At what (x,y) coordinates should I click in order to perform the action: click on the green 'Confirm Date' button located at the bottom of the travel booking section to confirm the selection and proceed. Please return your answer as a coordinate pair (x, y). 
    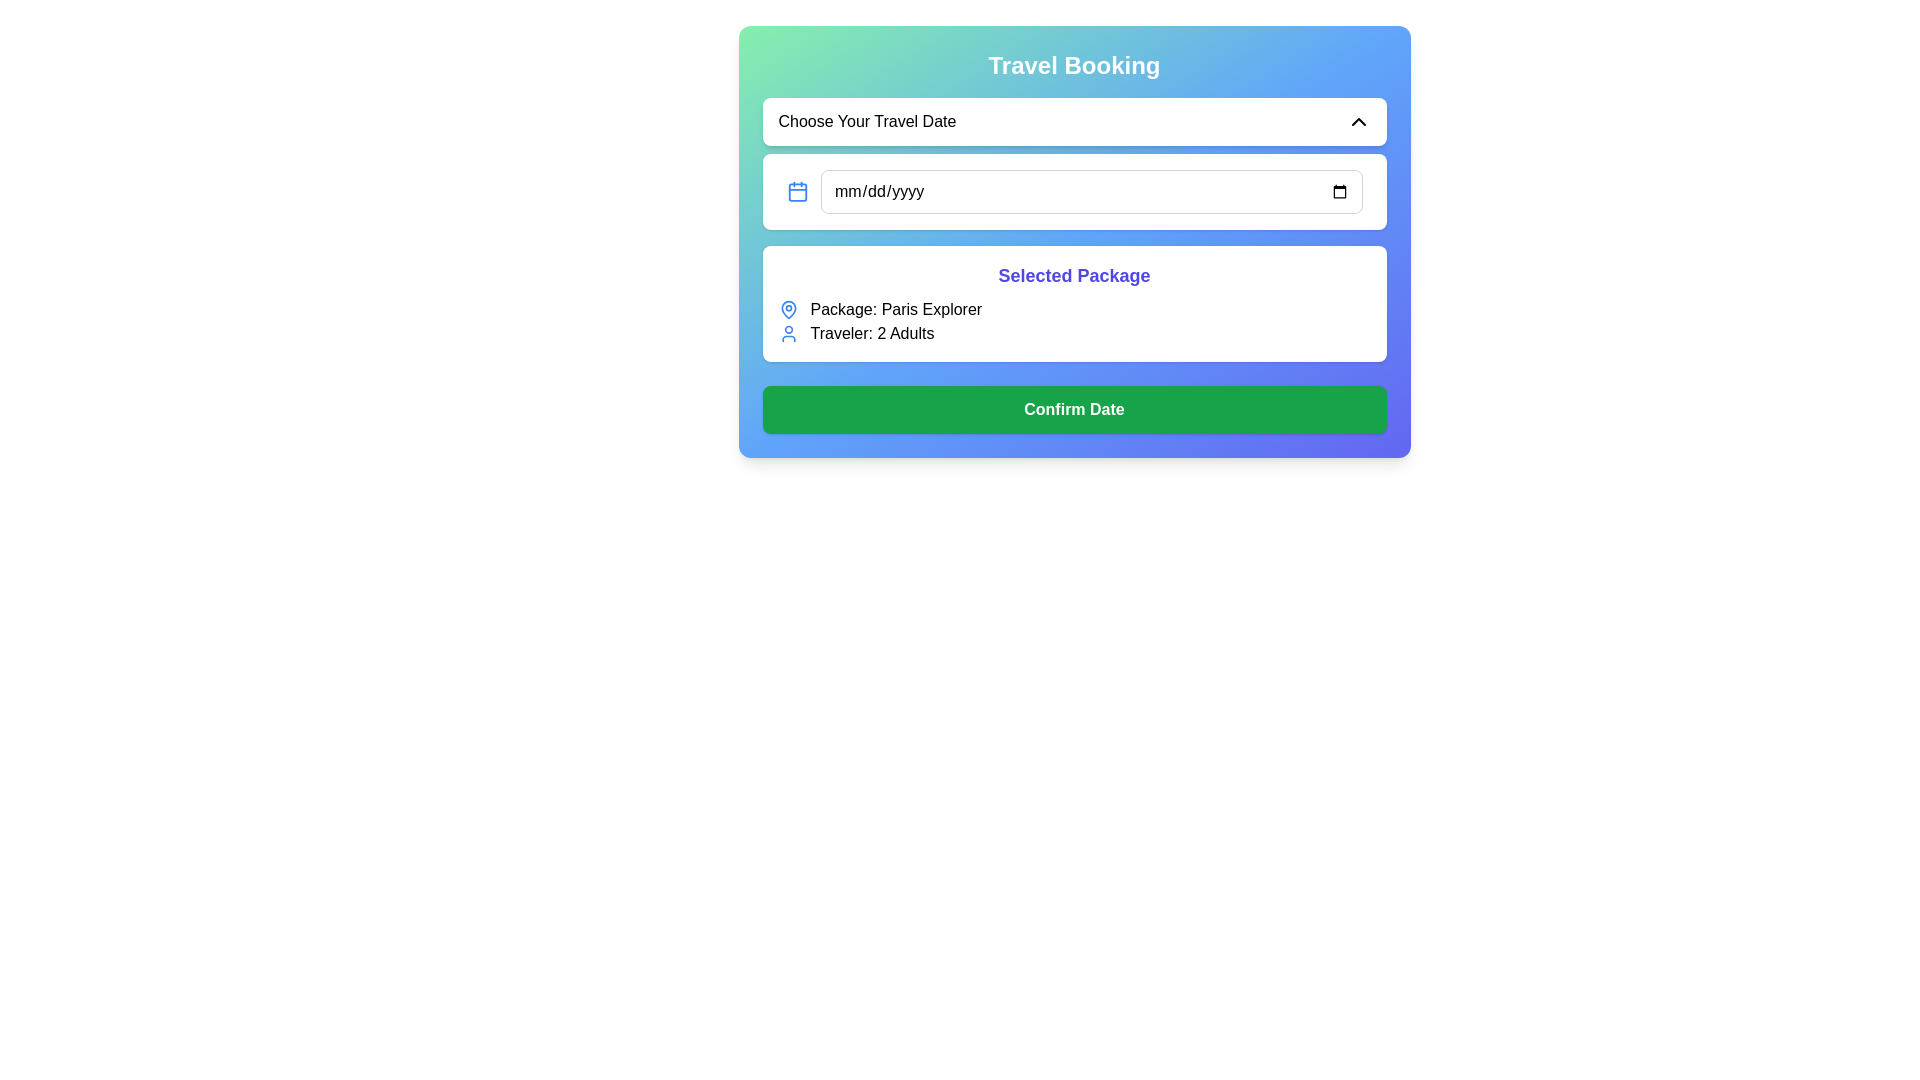
    Looking at the image, I should click on (1073, 408).